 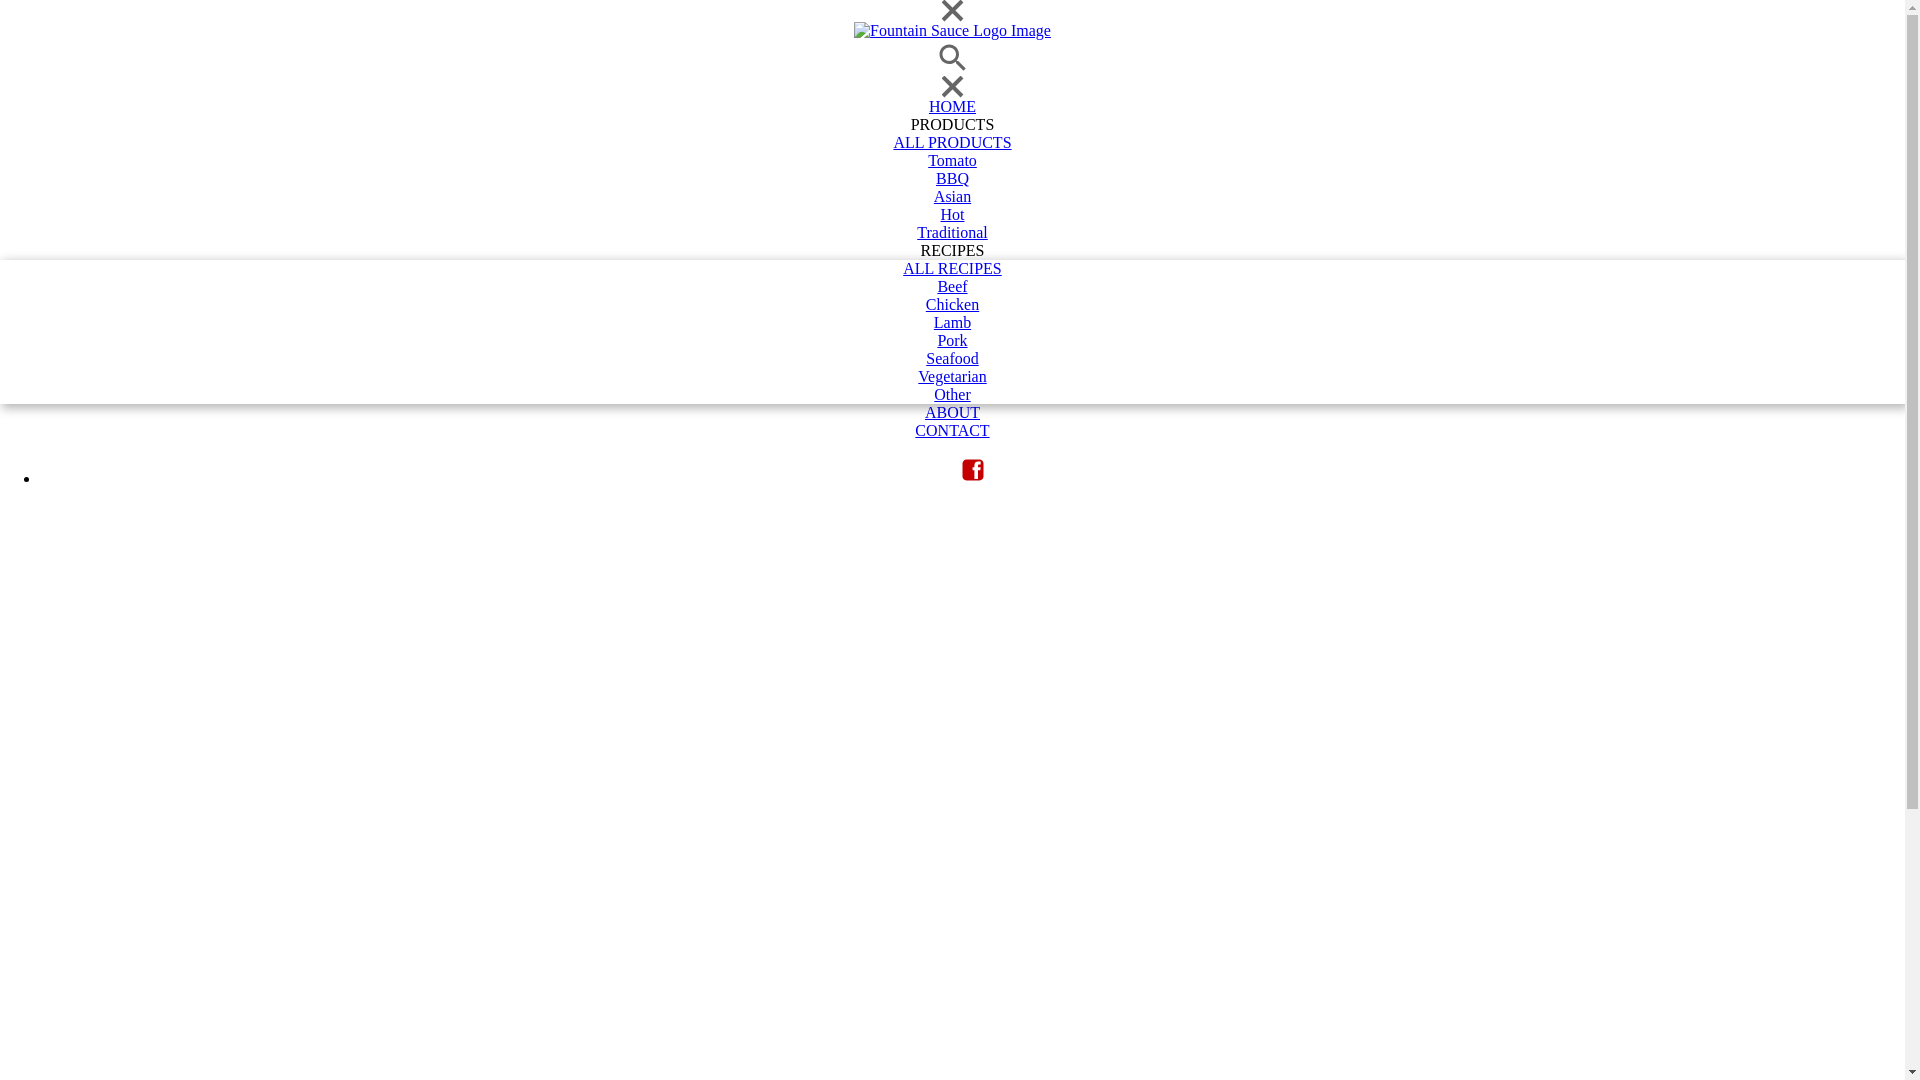 What do you see at coordinates (951, 231) in the screenshot?
I see `'Traditional'` at bounding box center [951, 231].